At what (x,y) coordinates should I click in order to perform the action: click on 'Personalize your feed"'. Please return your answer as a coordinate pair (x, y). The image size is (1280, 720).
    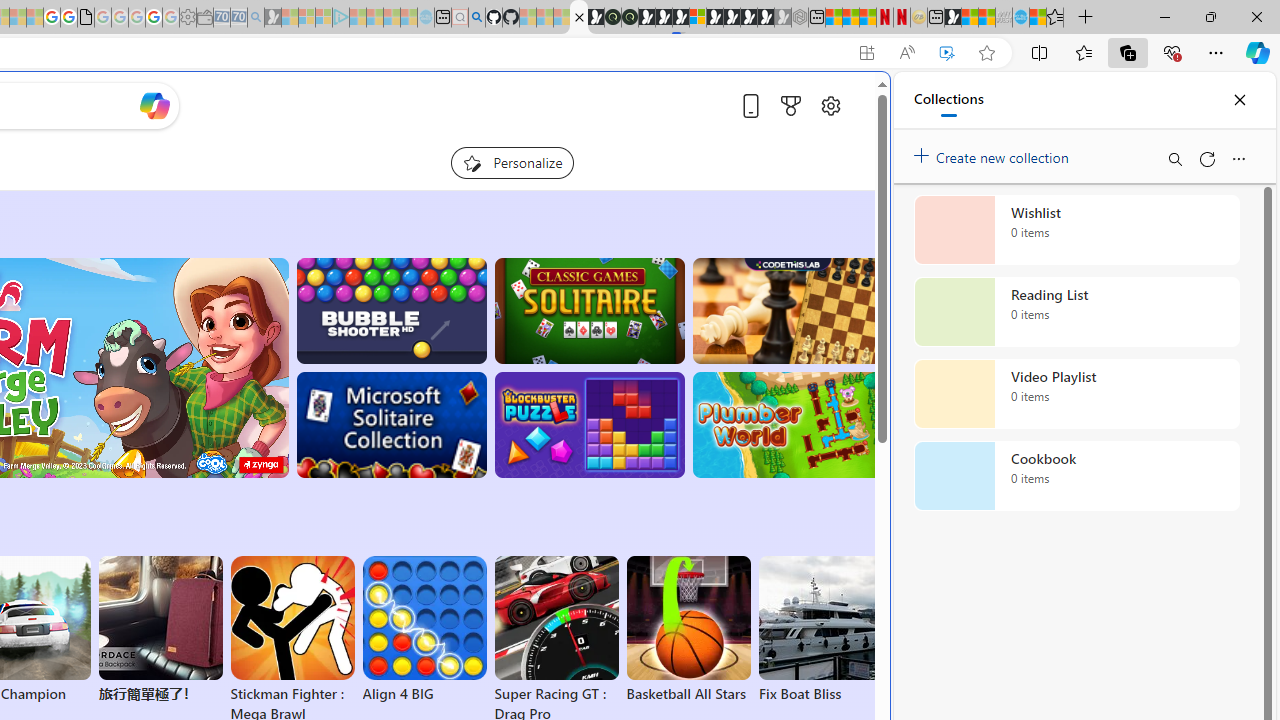
    Looking at the image, I should click on (512, 162).